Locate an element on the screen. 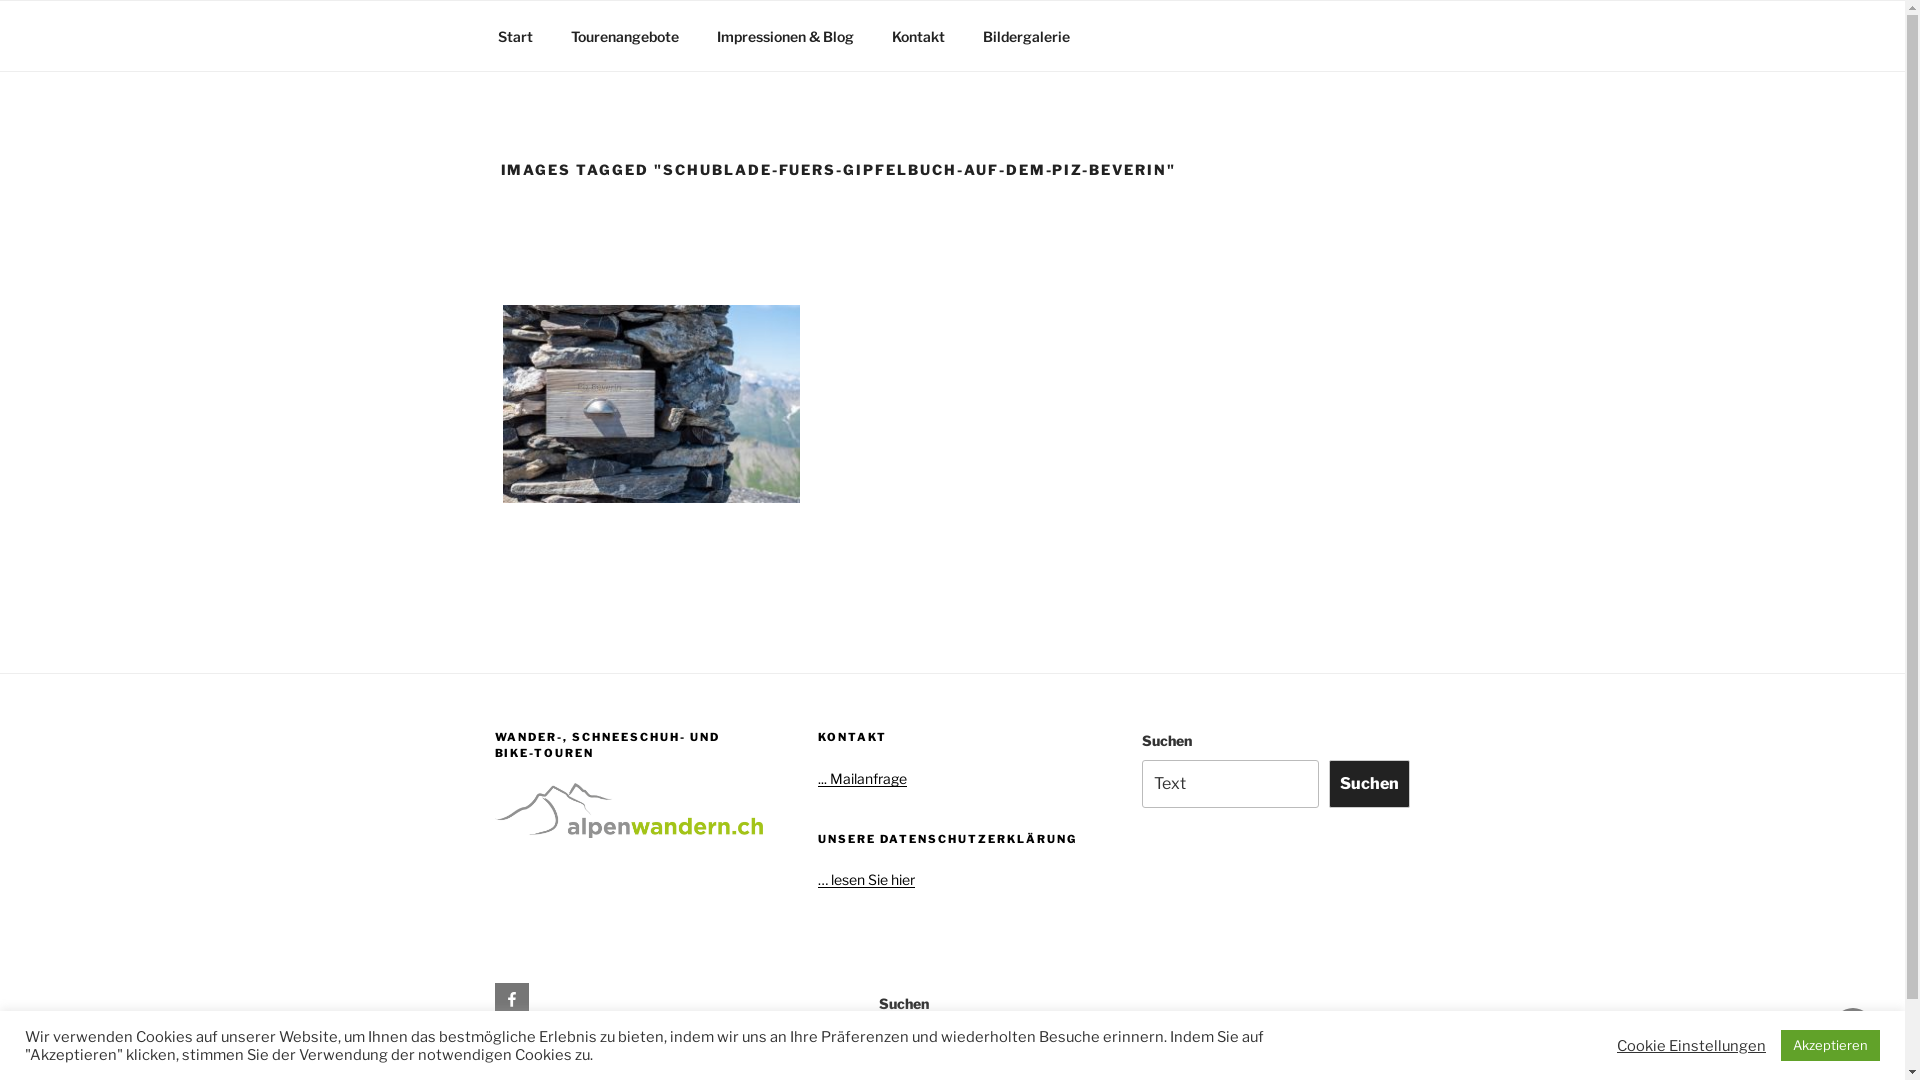 This screenshot has height=1080, width=1920. 'Start' is located at coordinates (514, 36).